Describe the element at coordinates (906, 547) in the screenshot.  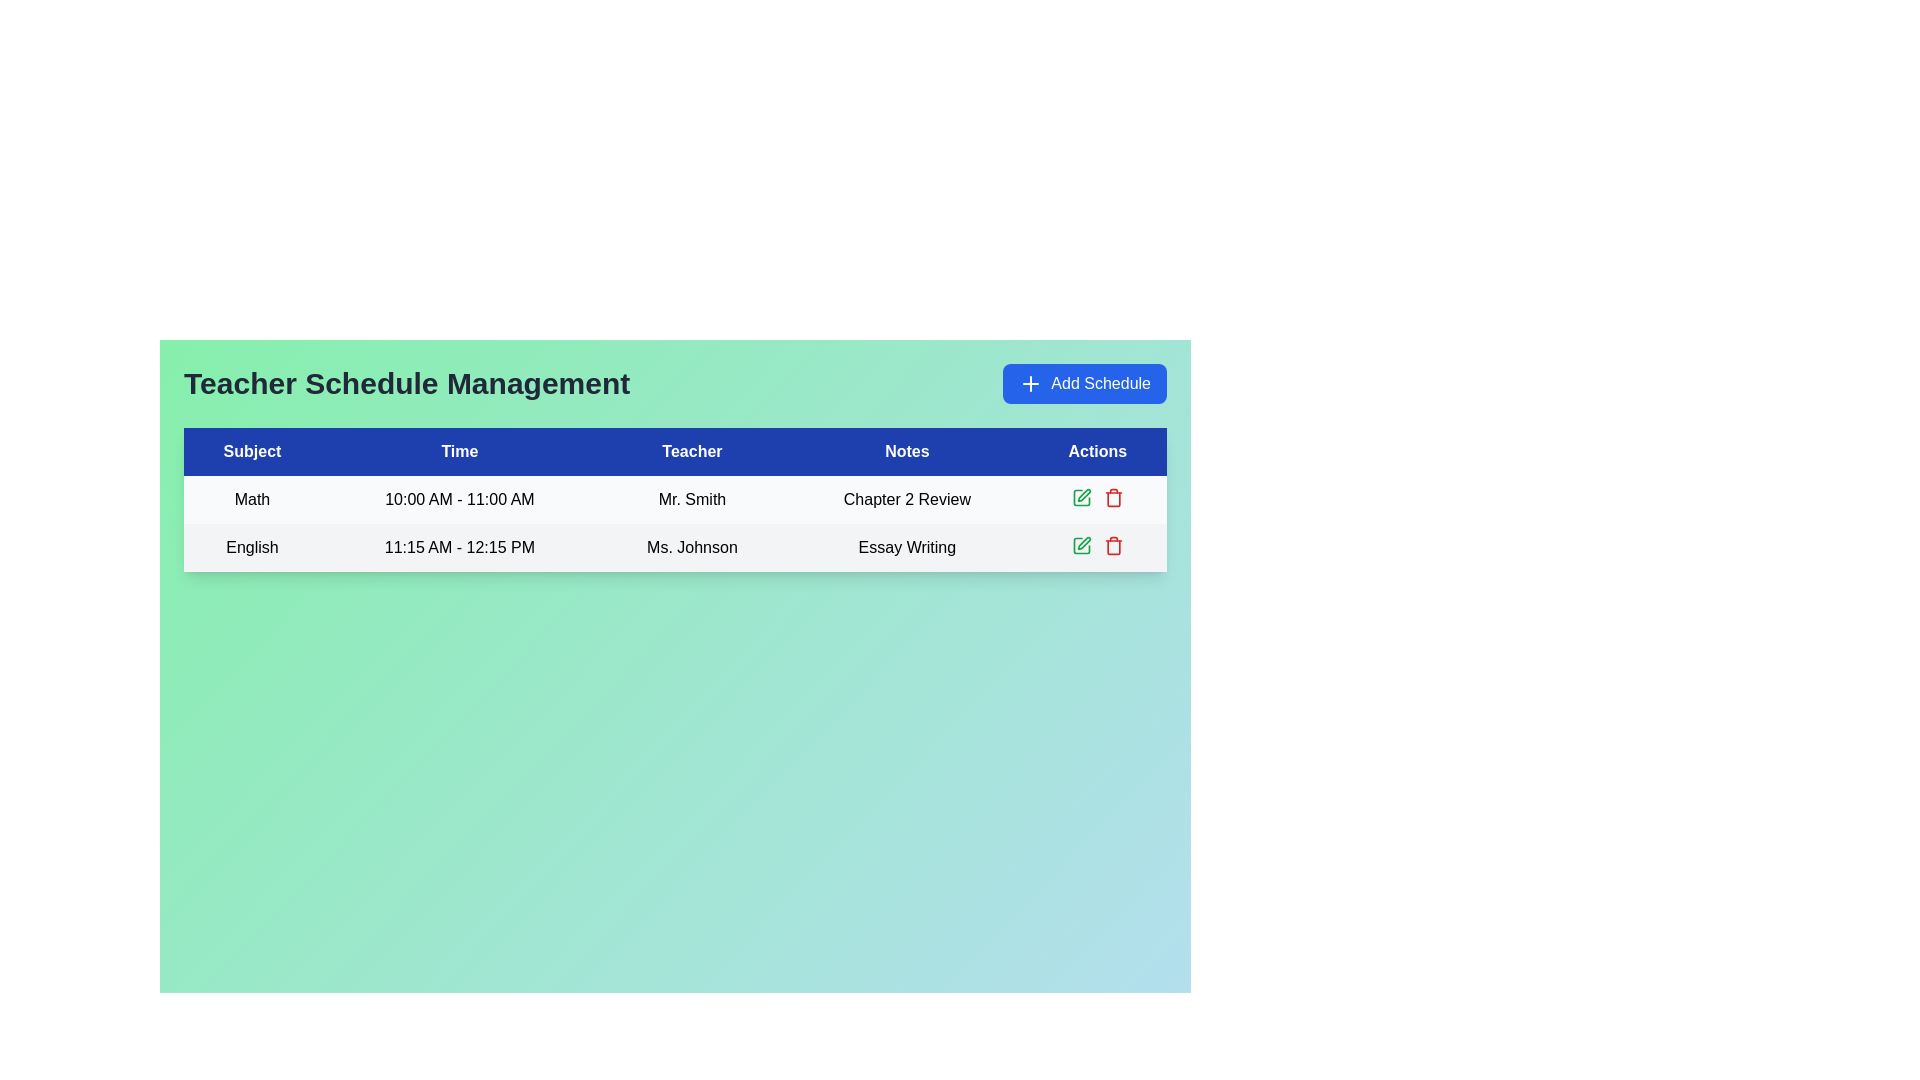
I see `the label displaying 'Essay Writing' in the 'Notes' section, which is positioned in the fourth column of the second row of the table, aligned to the right of 'Ms. Johnson' and to the left of action icons` at that location.